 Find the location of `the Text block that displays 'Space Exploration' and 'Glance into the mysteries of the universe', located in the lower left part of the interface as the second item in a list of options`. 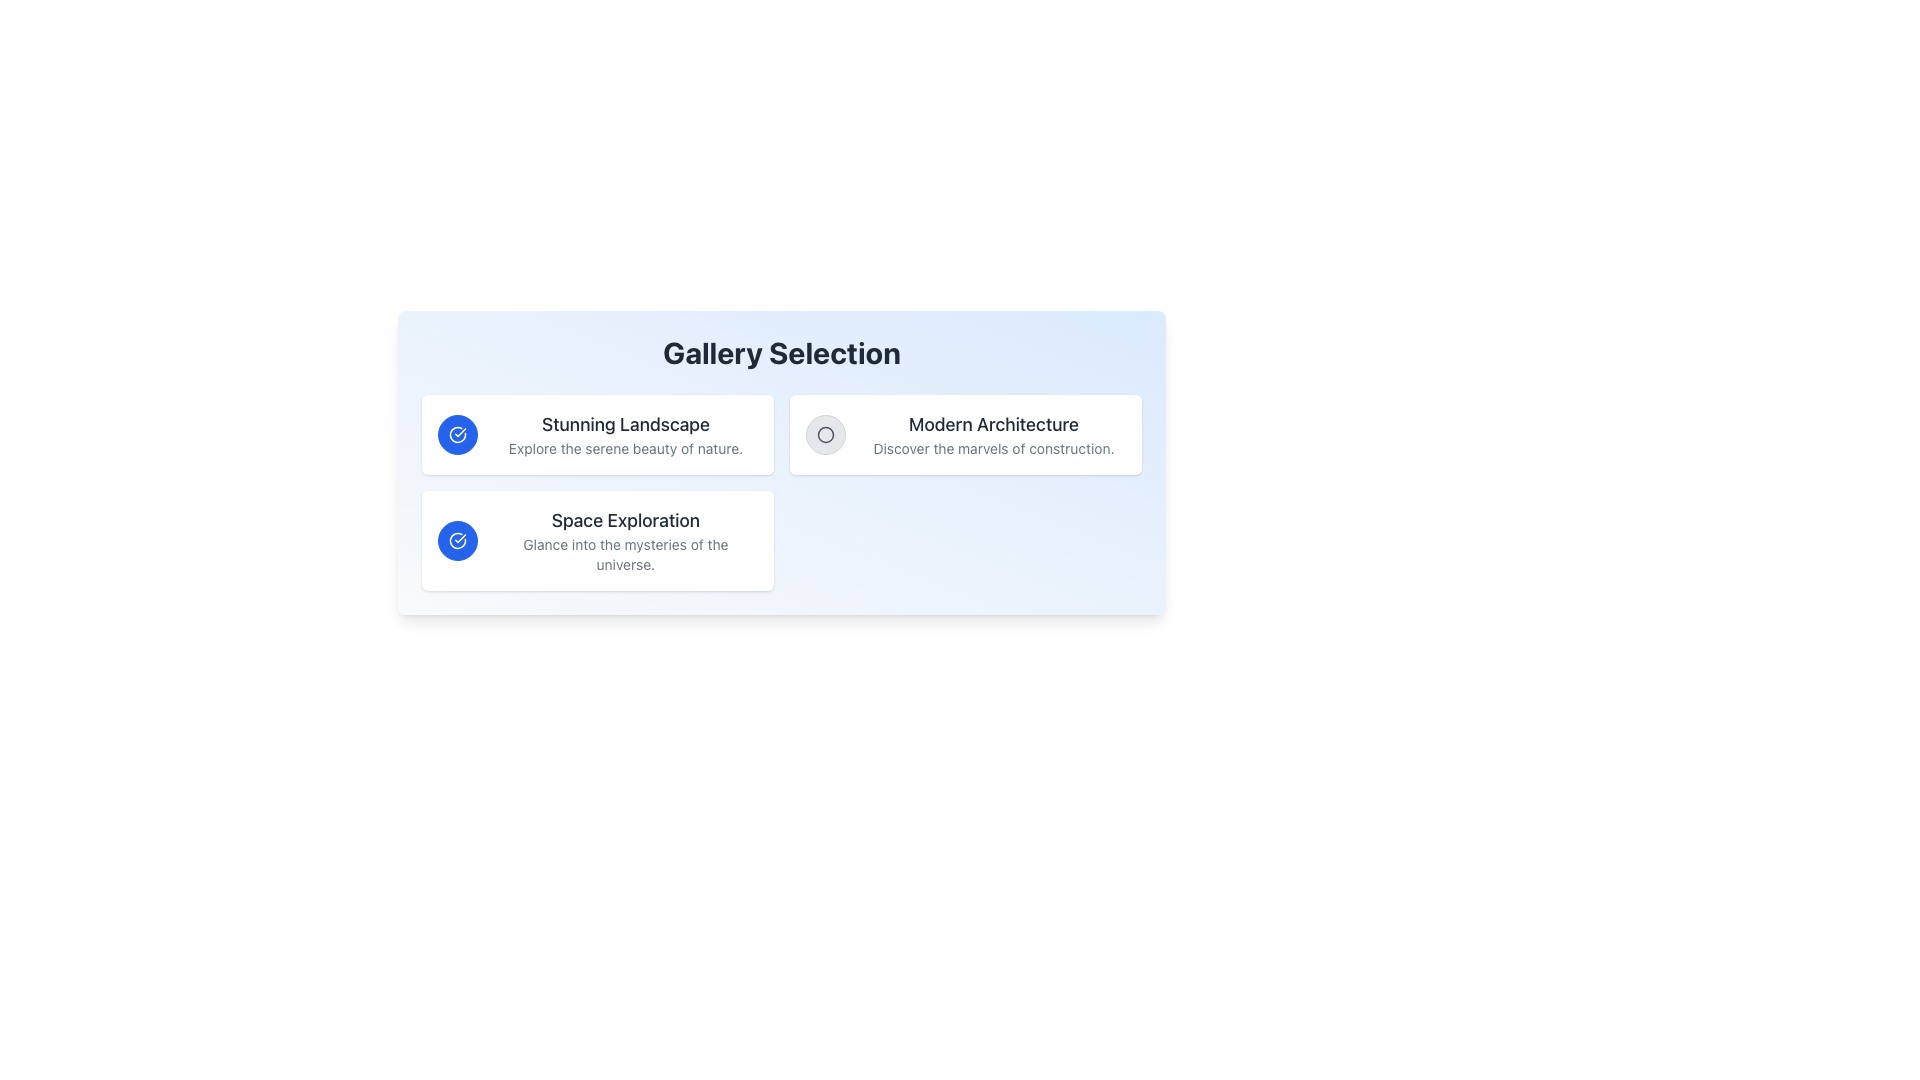

the Text block that displays 'Space Exploration' and 'Glance into the mysteries of the universe', located in the lower left part of the interface as the second item in a list of options is located at coordinates (624, 540).